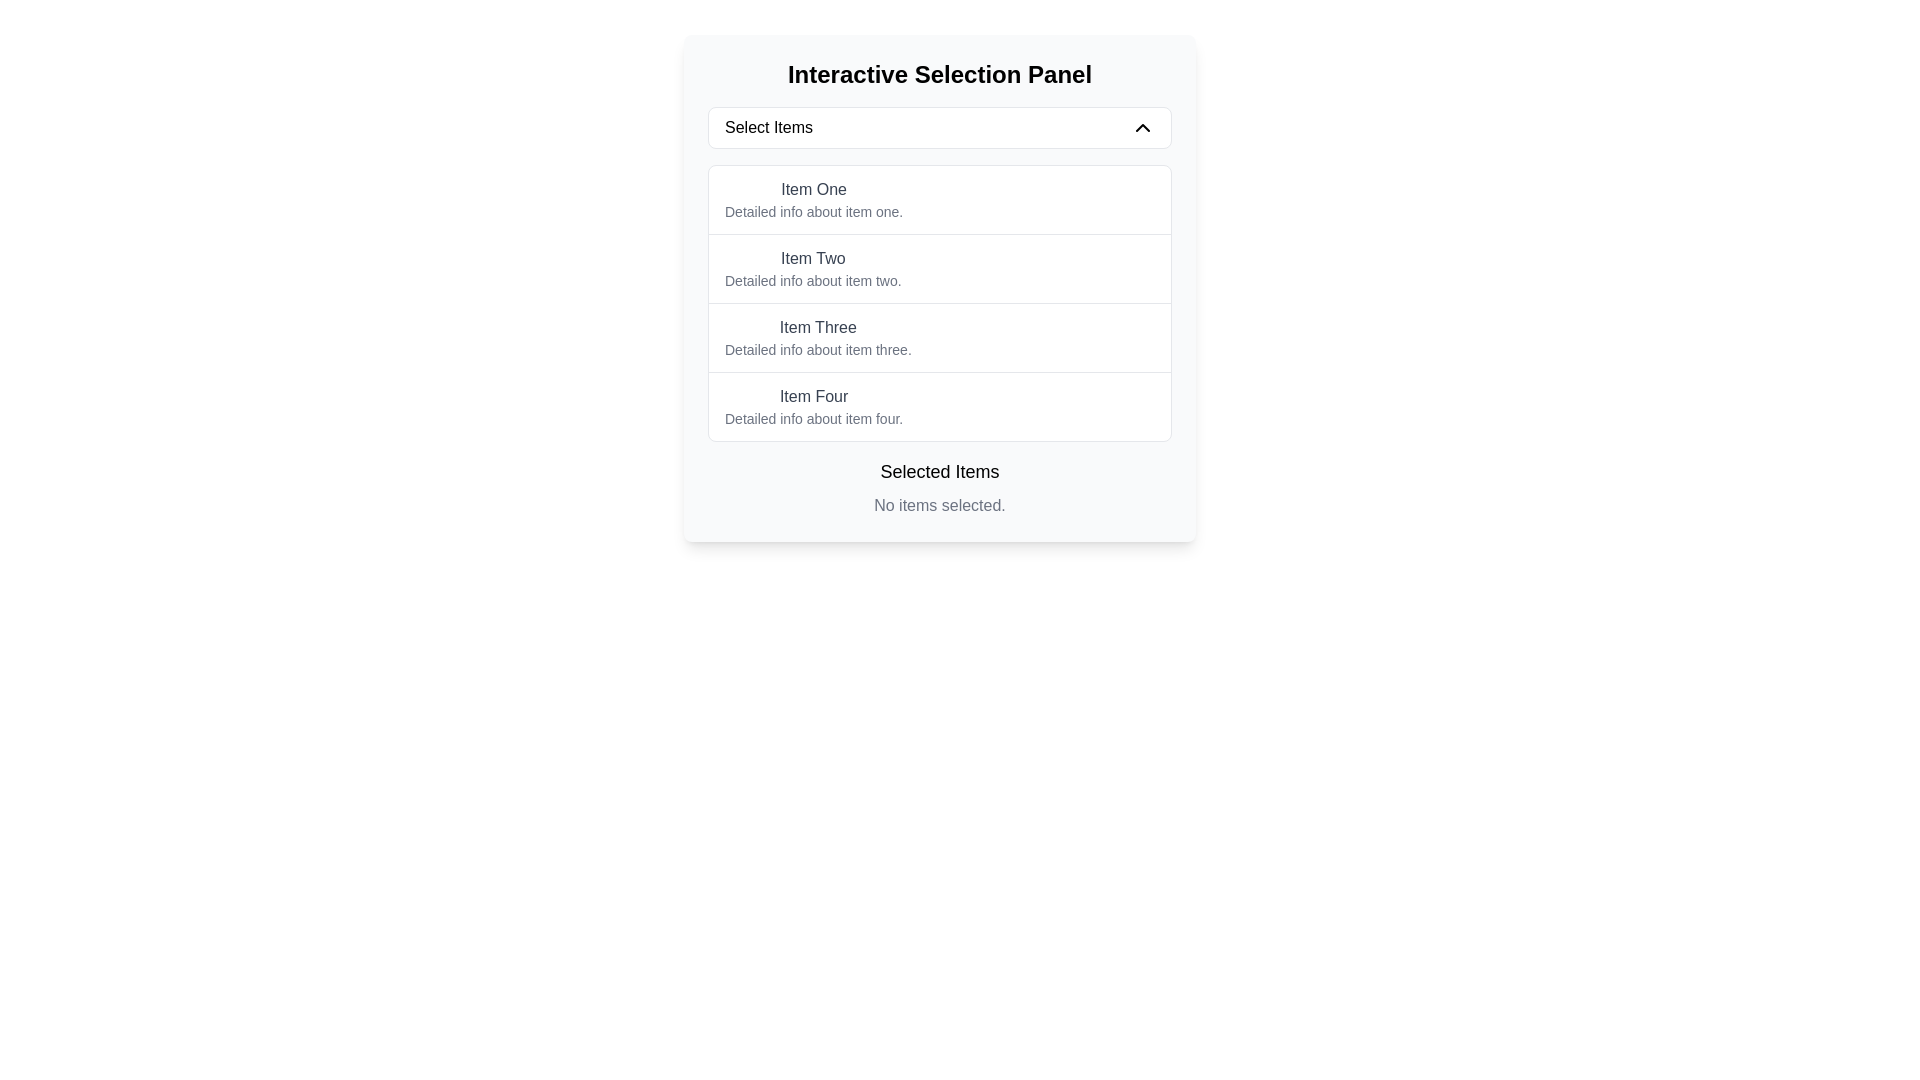 The height and width of the screenshot is (1080, 1920). What do you see at coordinates (939, 471) in the screenshot?
I see `the 'Selected Items' text label, which is a bold, medium-sized font label located at the top of the selection panel, above the 'No items selected.' text` at bounding box center [939, 471].